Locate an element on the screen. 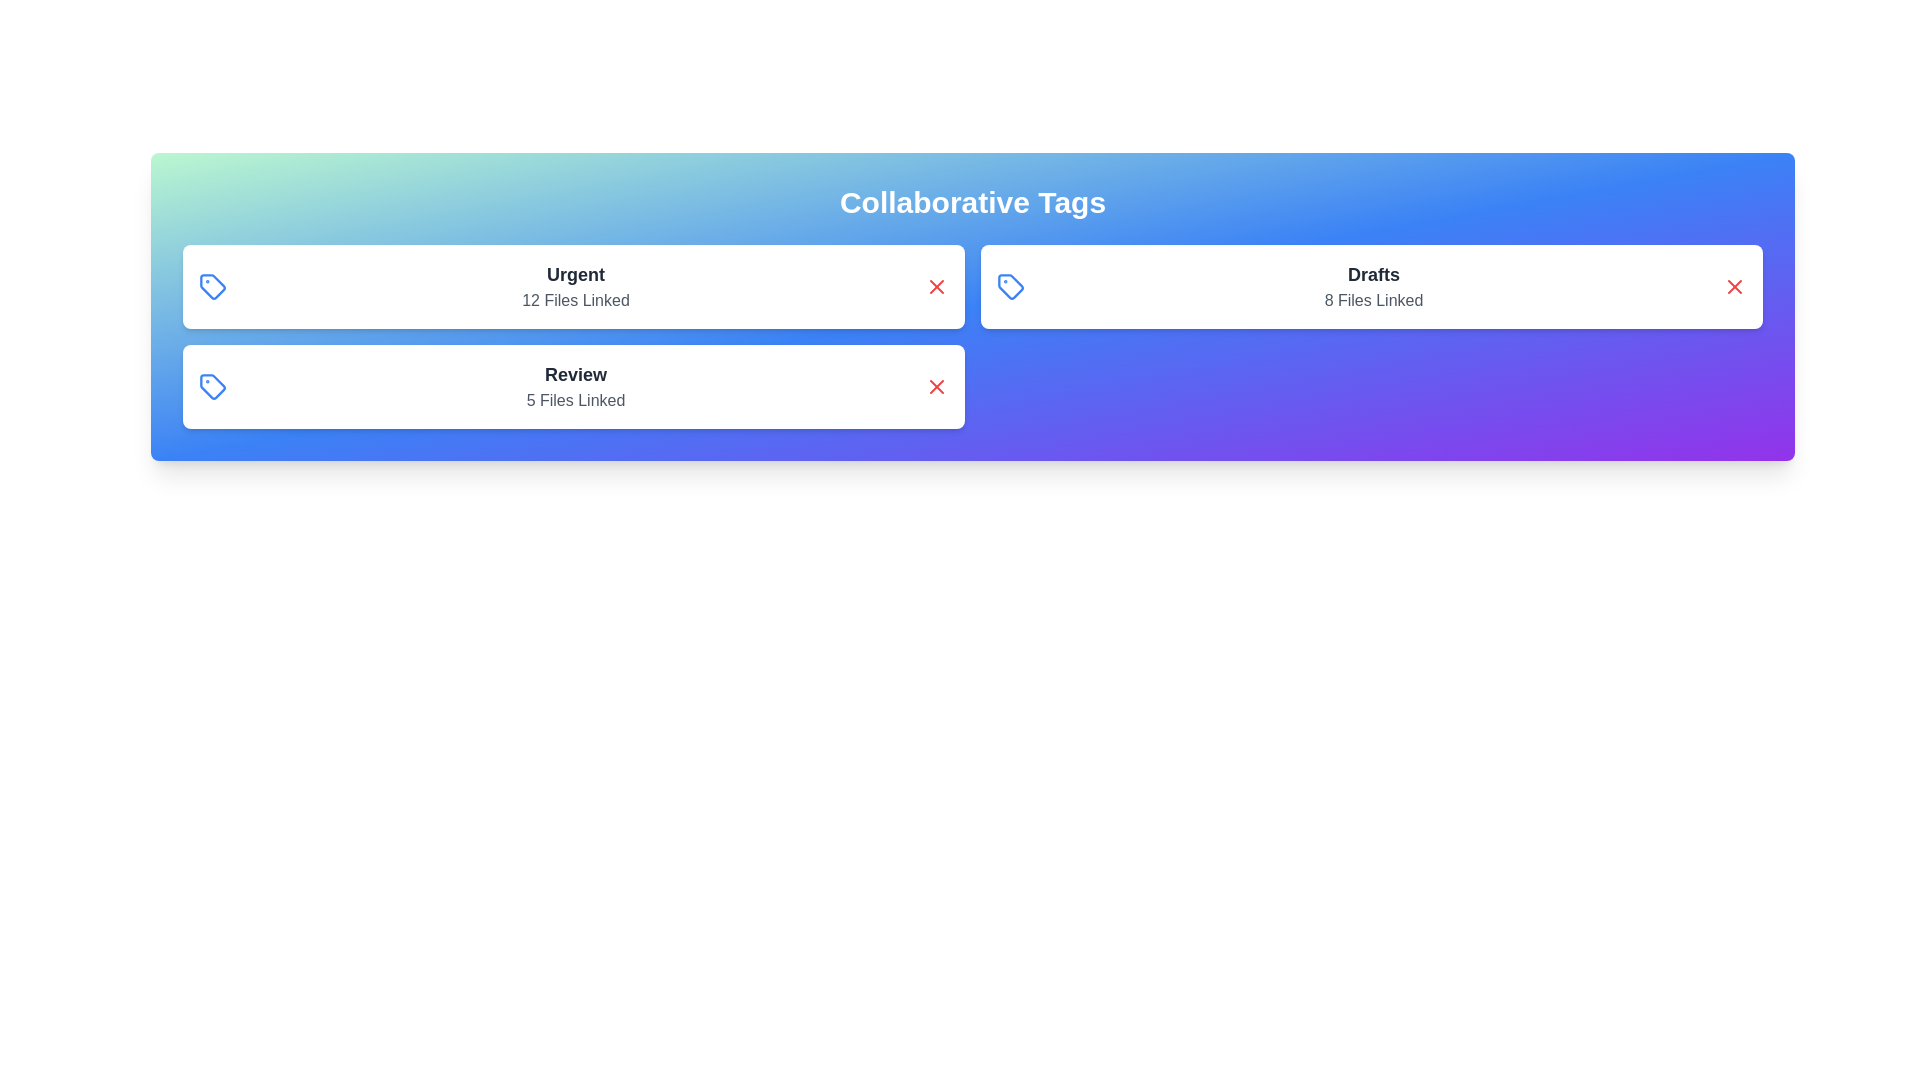 Image resolution: width=1920 pixels, height=1080 pixels. the 'X' button next to the tag named Review to remove it is located at coordinates (935, 386).